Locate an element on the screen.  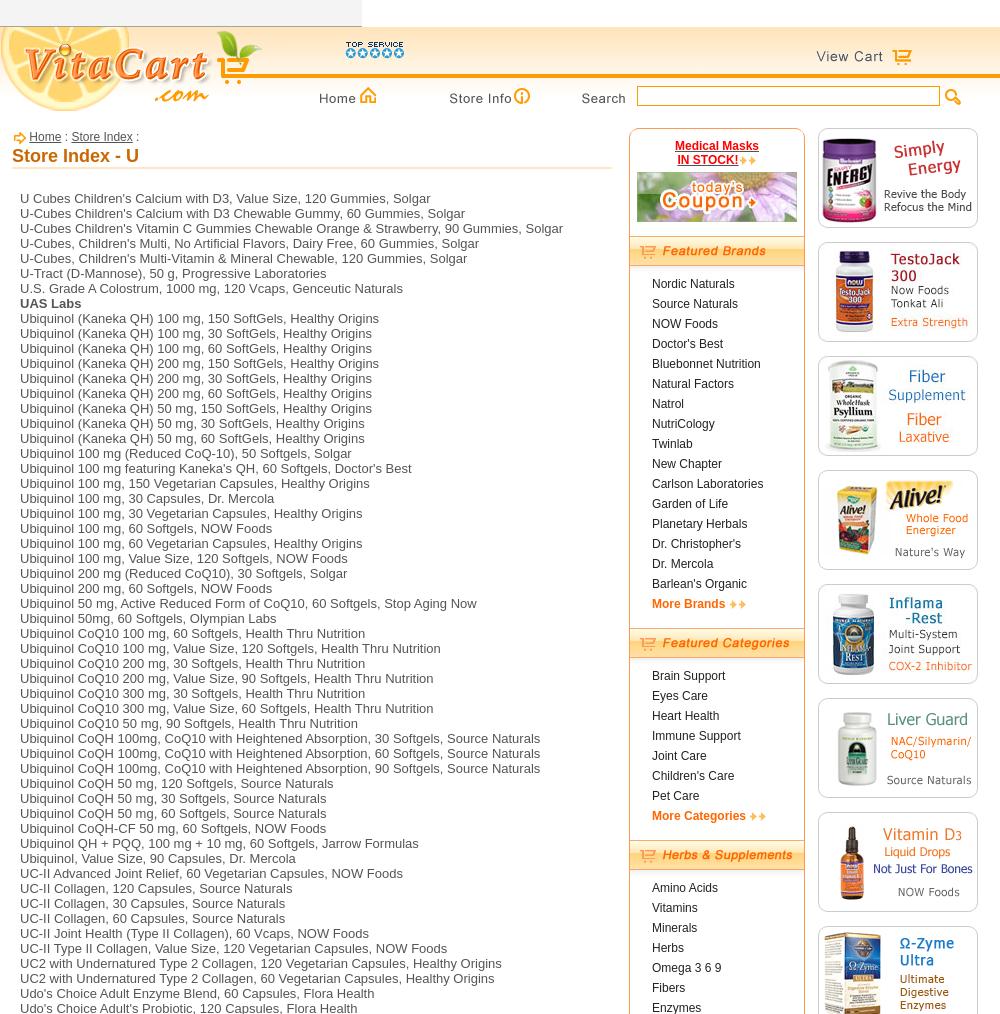
'U Cubes Children's Calcium with D3, Value Size, 120 Gummies, Solgar' is located at coordinates (224, 197).